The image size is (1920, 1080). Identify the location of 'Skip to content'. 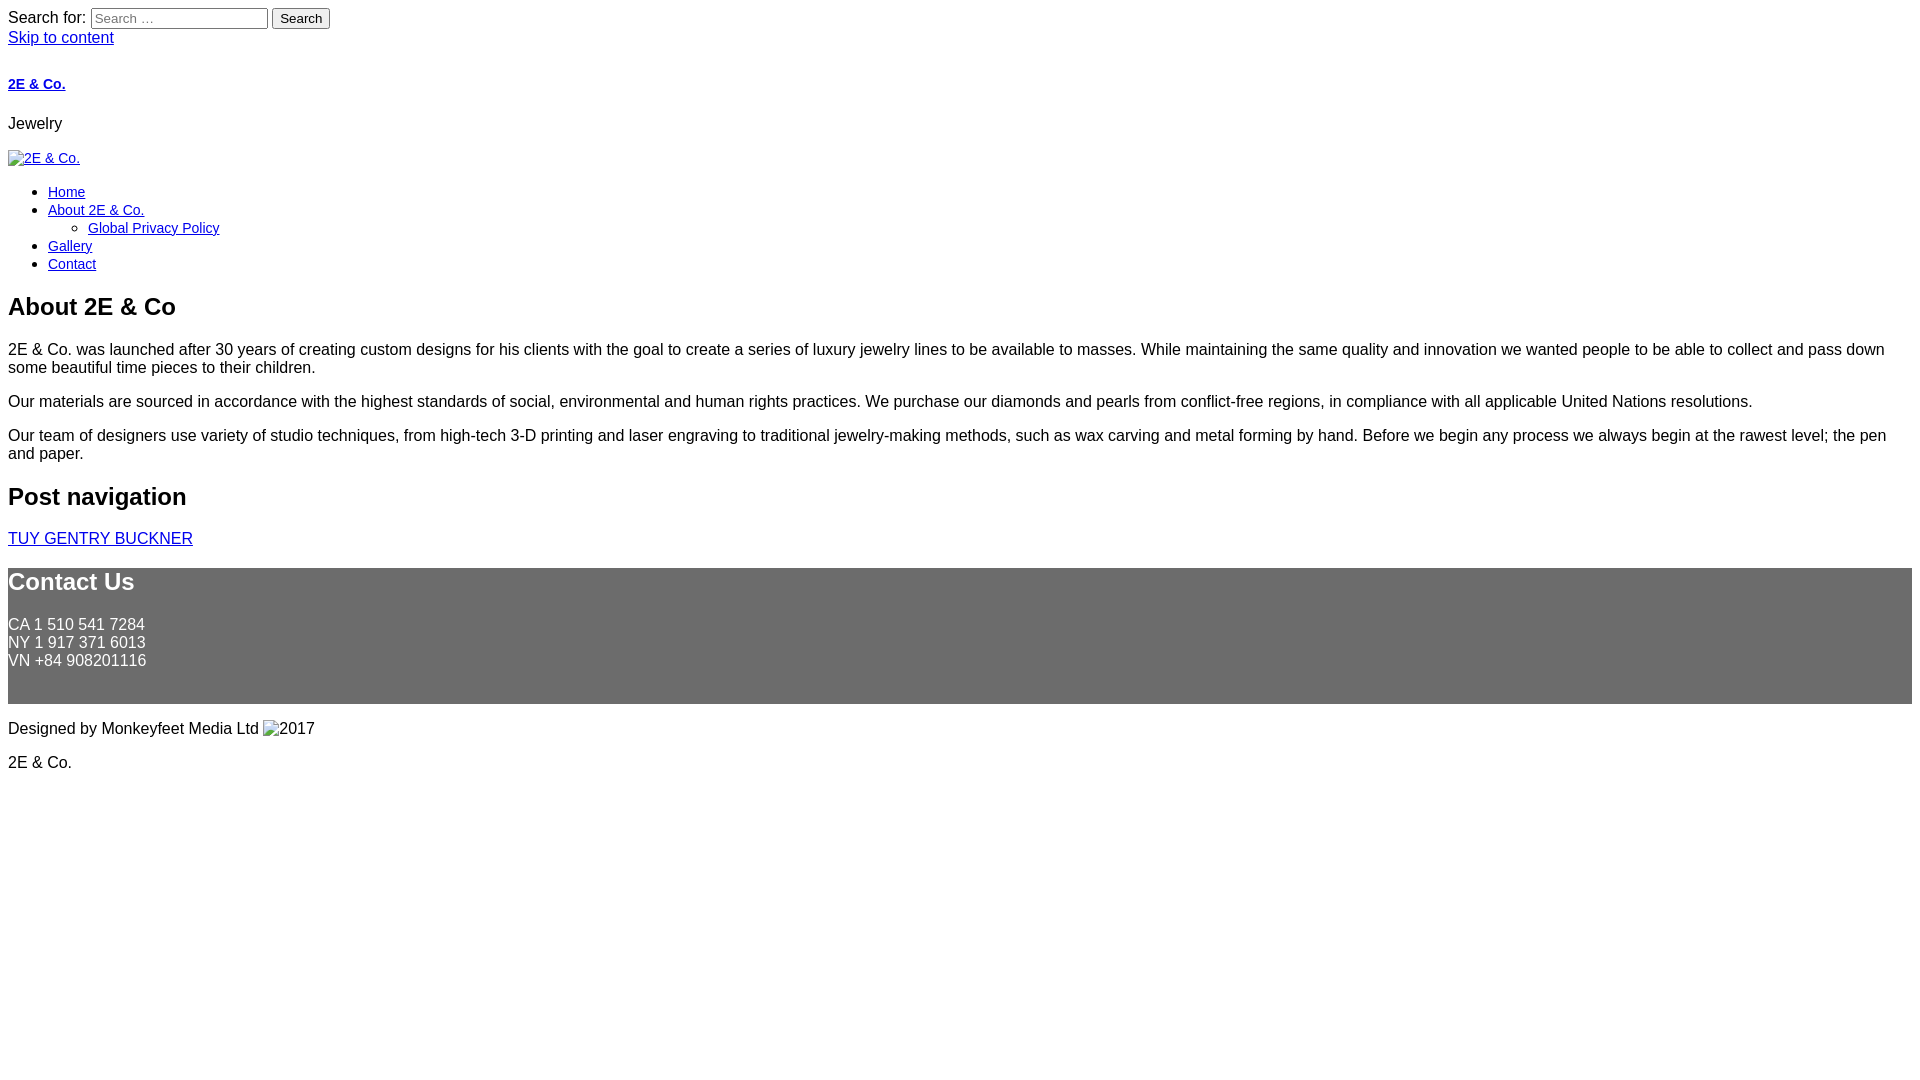
(61, 37).